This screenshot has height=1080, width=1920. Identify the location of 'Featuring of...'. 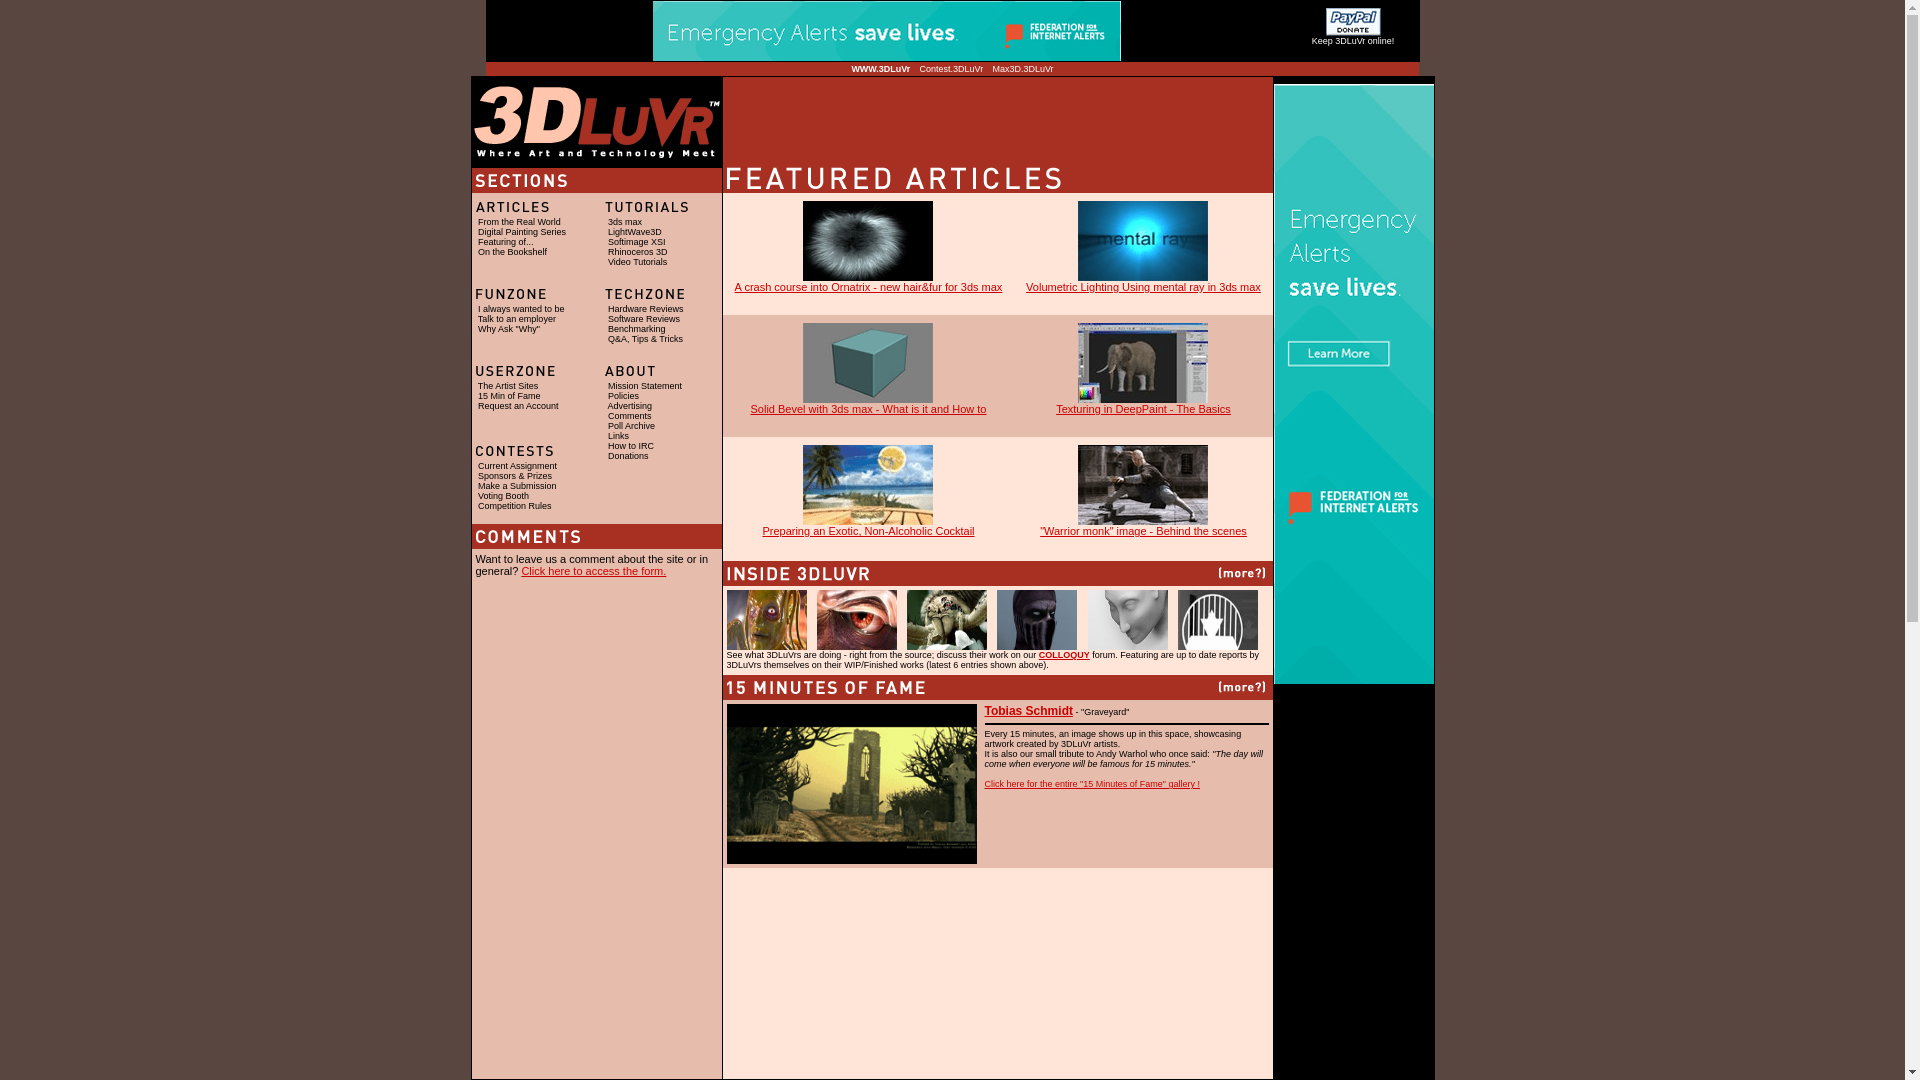
(505, 241).